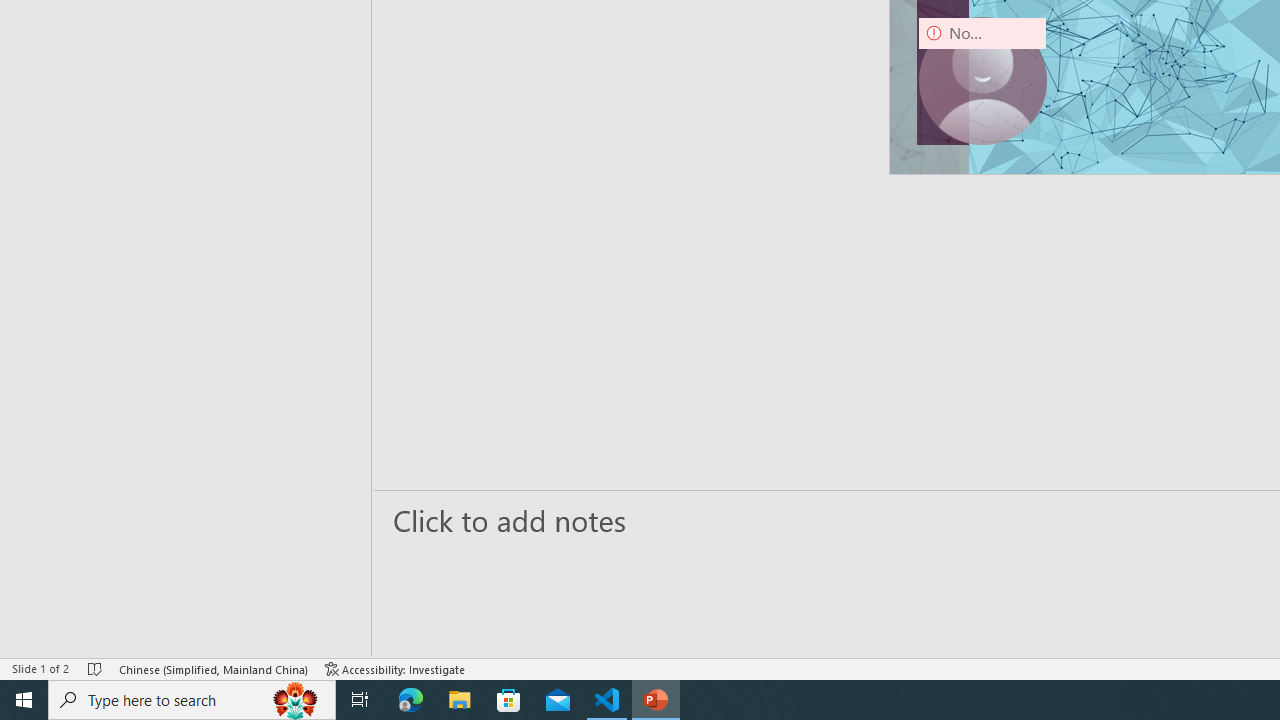  Describe the element at coordinates (982, 80) in the screenshot. I see `'Camera 9, No camera detected.'` at that location.